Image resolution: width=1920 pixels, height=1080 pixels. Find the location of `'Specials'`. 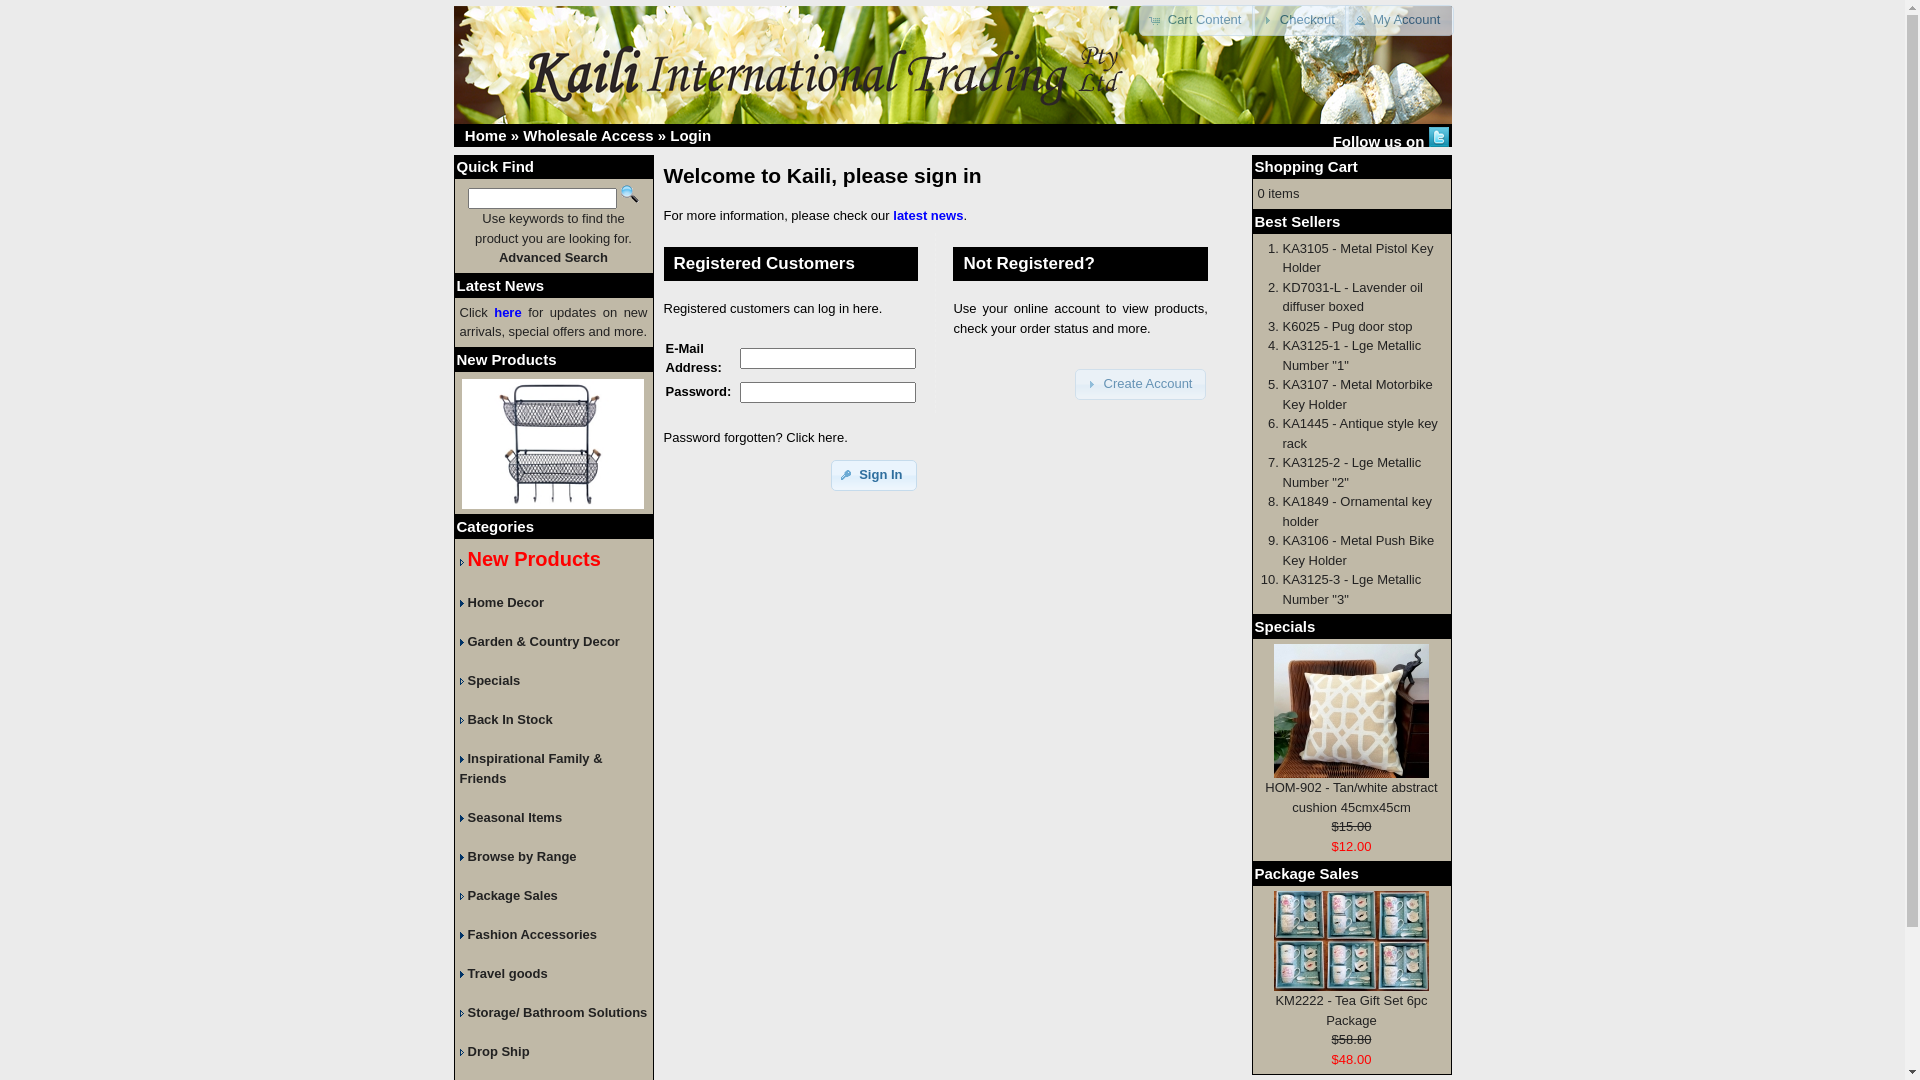

'Specials' is located at coordinates (459, 679).